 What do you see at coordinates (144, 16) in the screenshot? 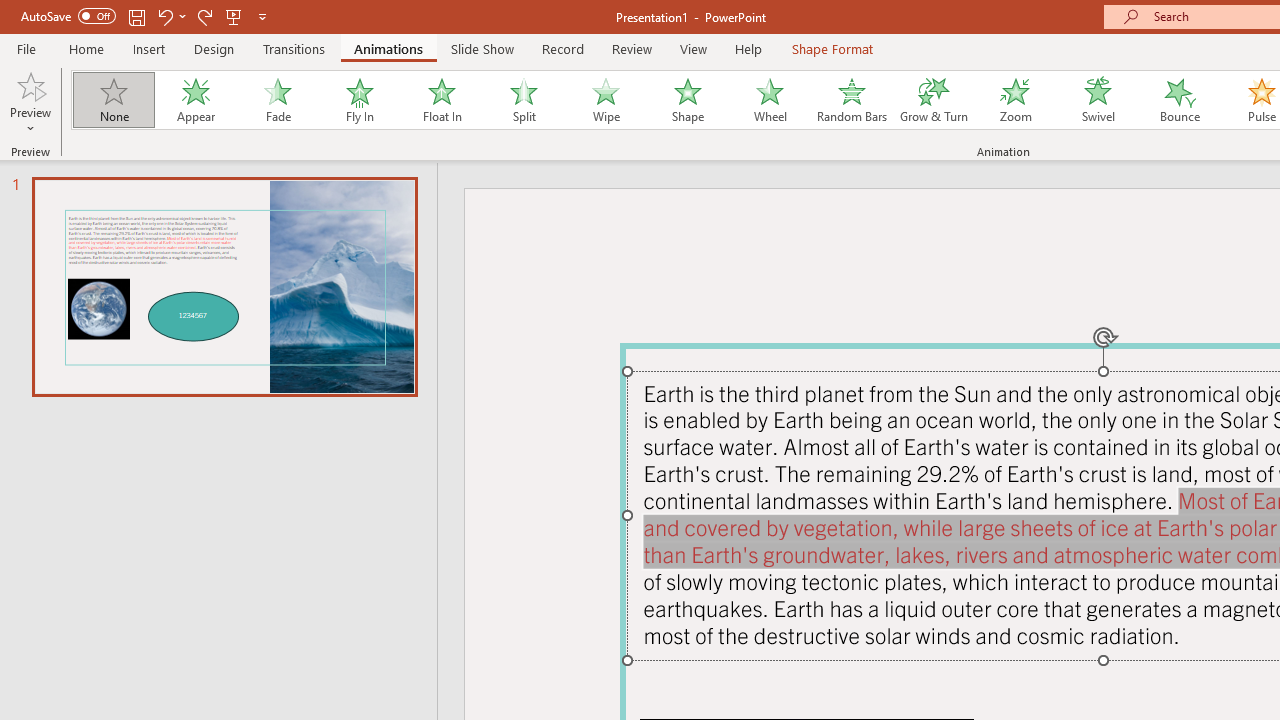
I see `'Quick Access Toolbar'` at bounding box center [144, 16].